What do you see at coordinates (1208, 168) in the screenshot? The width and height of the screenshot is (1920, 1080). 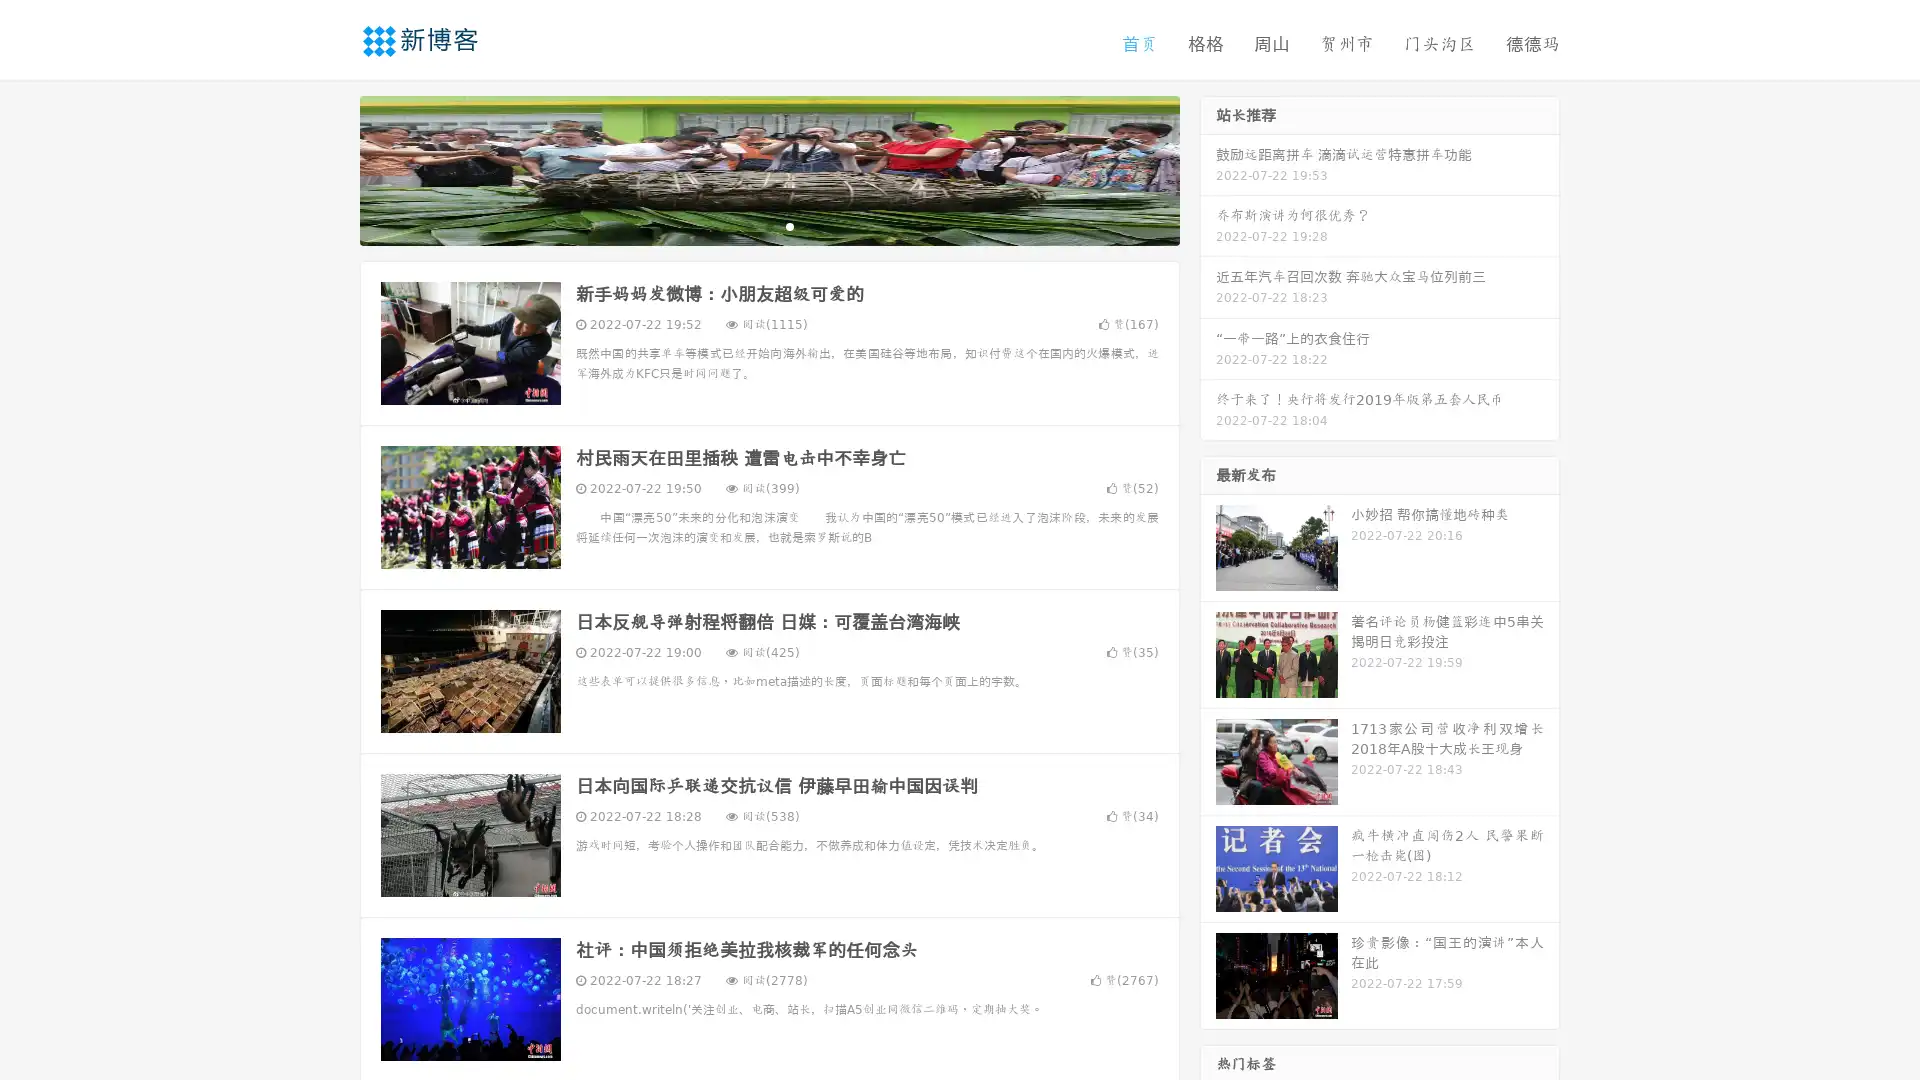 I see `Next slide` at bounding box center [1208, 168].